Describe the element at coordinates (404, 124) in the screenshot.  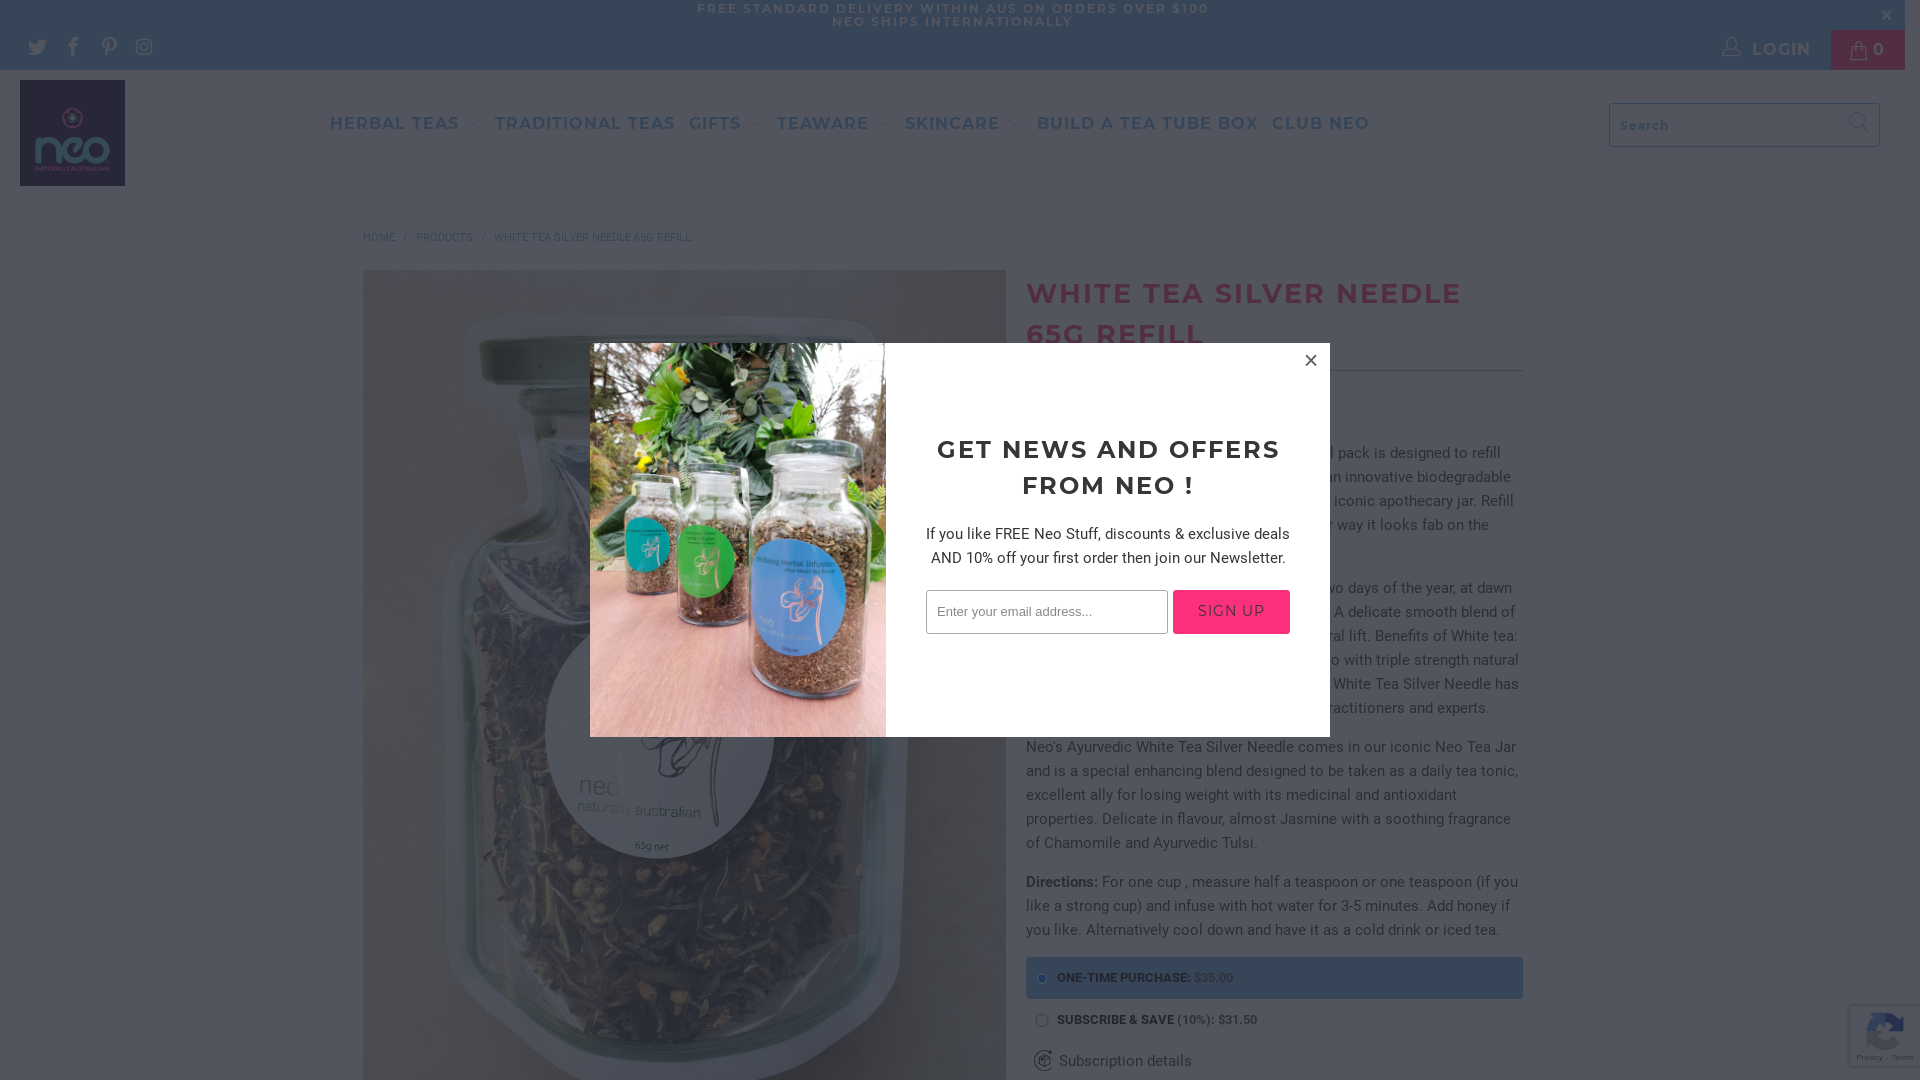
I see `'HERBAL TEAS'` at that location.